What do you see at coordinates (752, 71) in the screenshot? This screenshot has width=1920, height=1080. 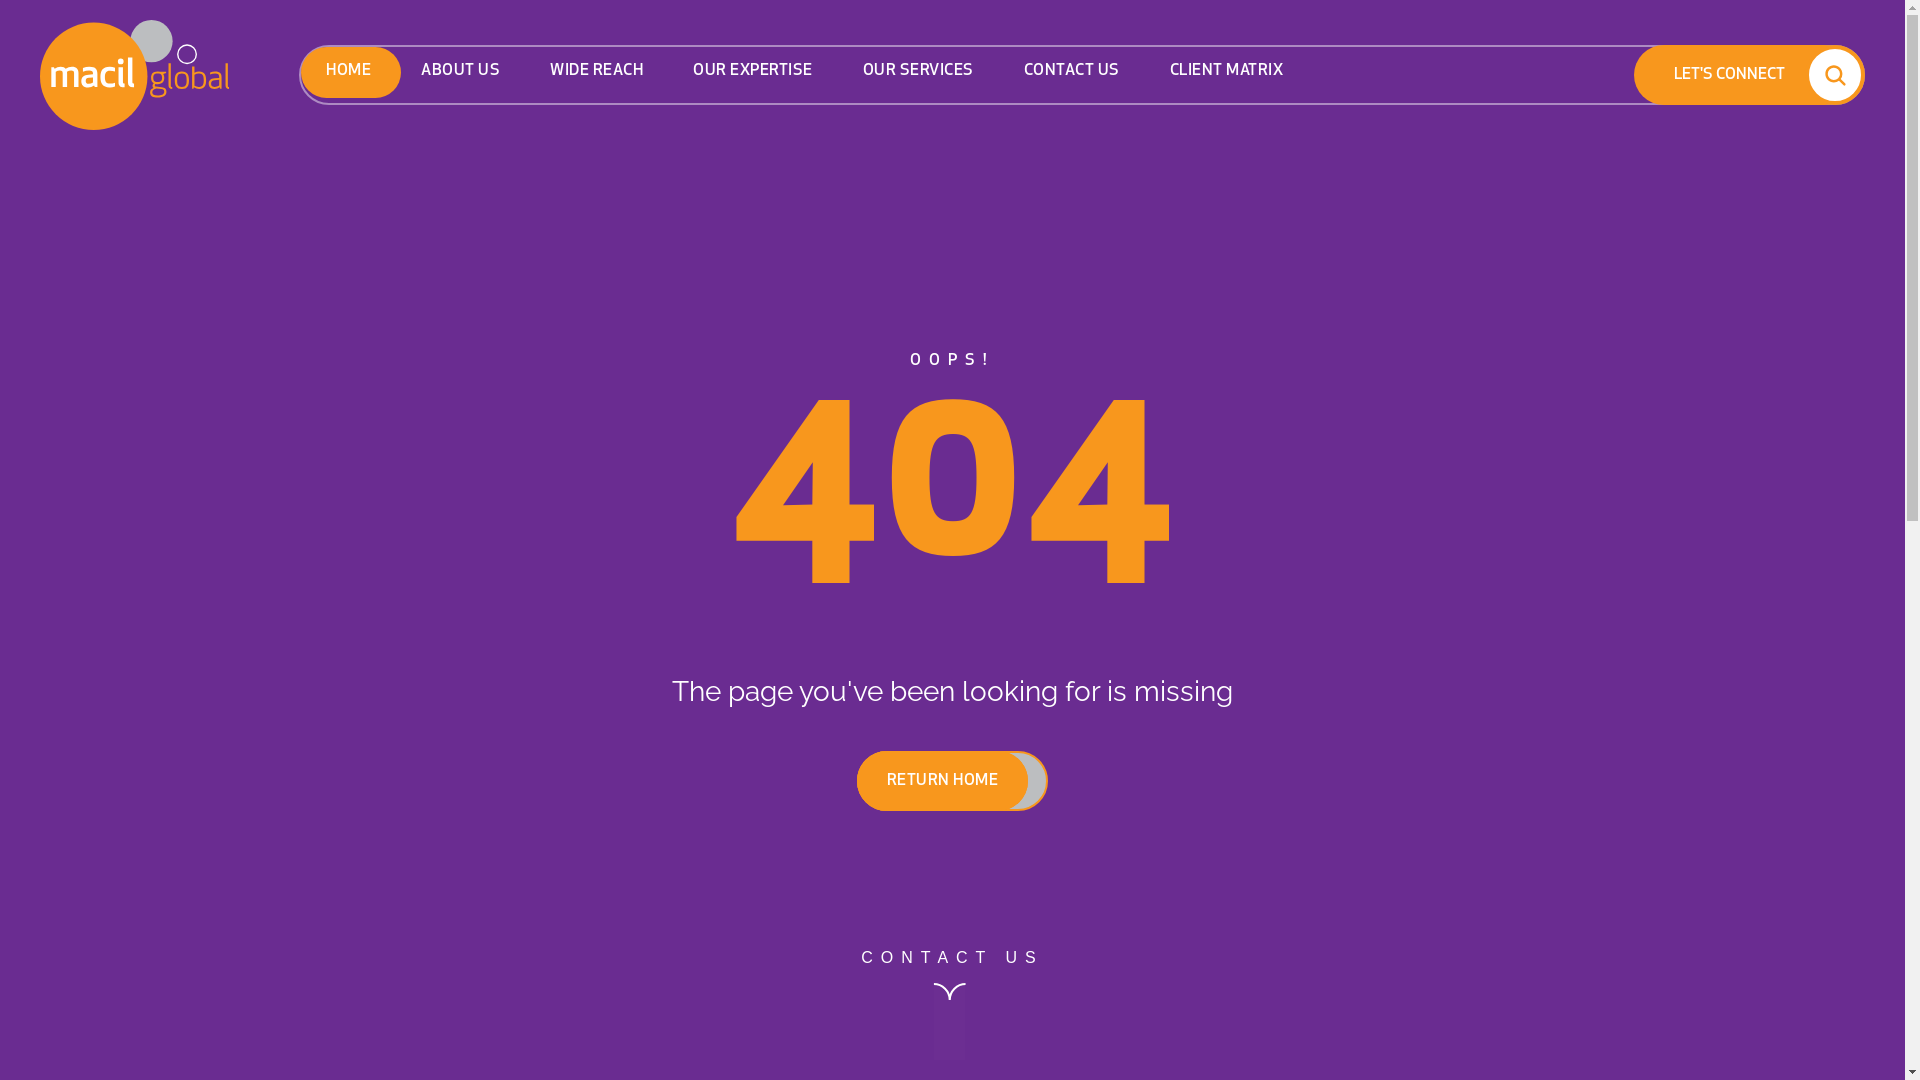 I see `'OUR EXPERTISE'` at bounding box center [752, 71].